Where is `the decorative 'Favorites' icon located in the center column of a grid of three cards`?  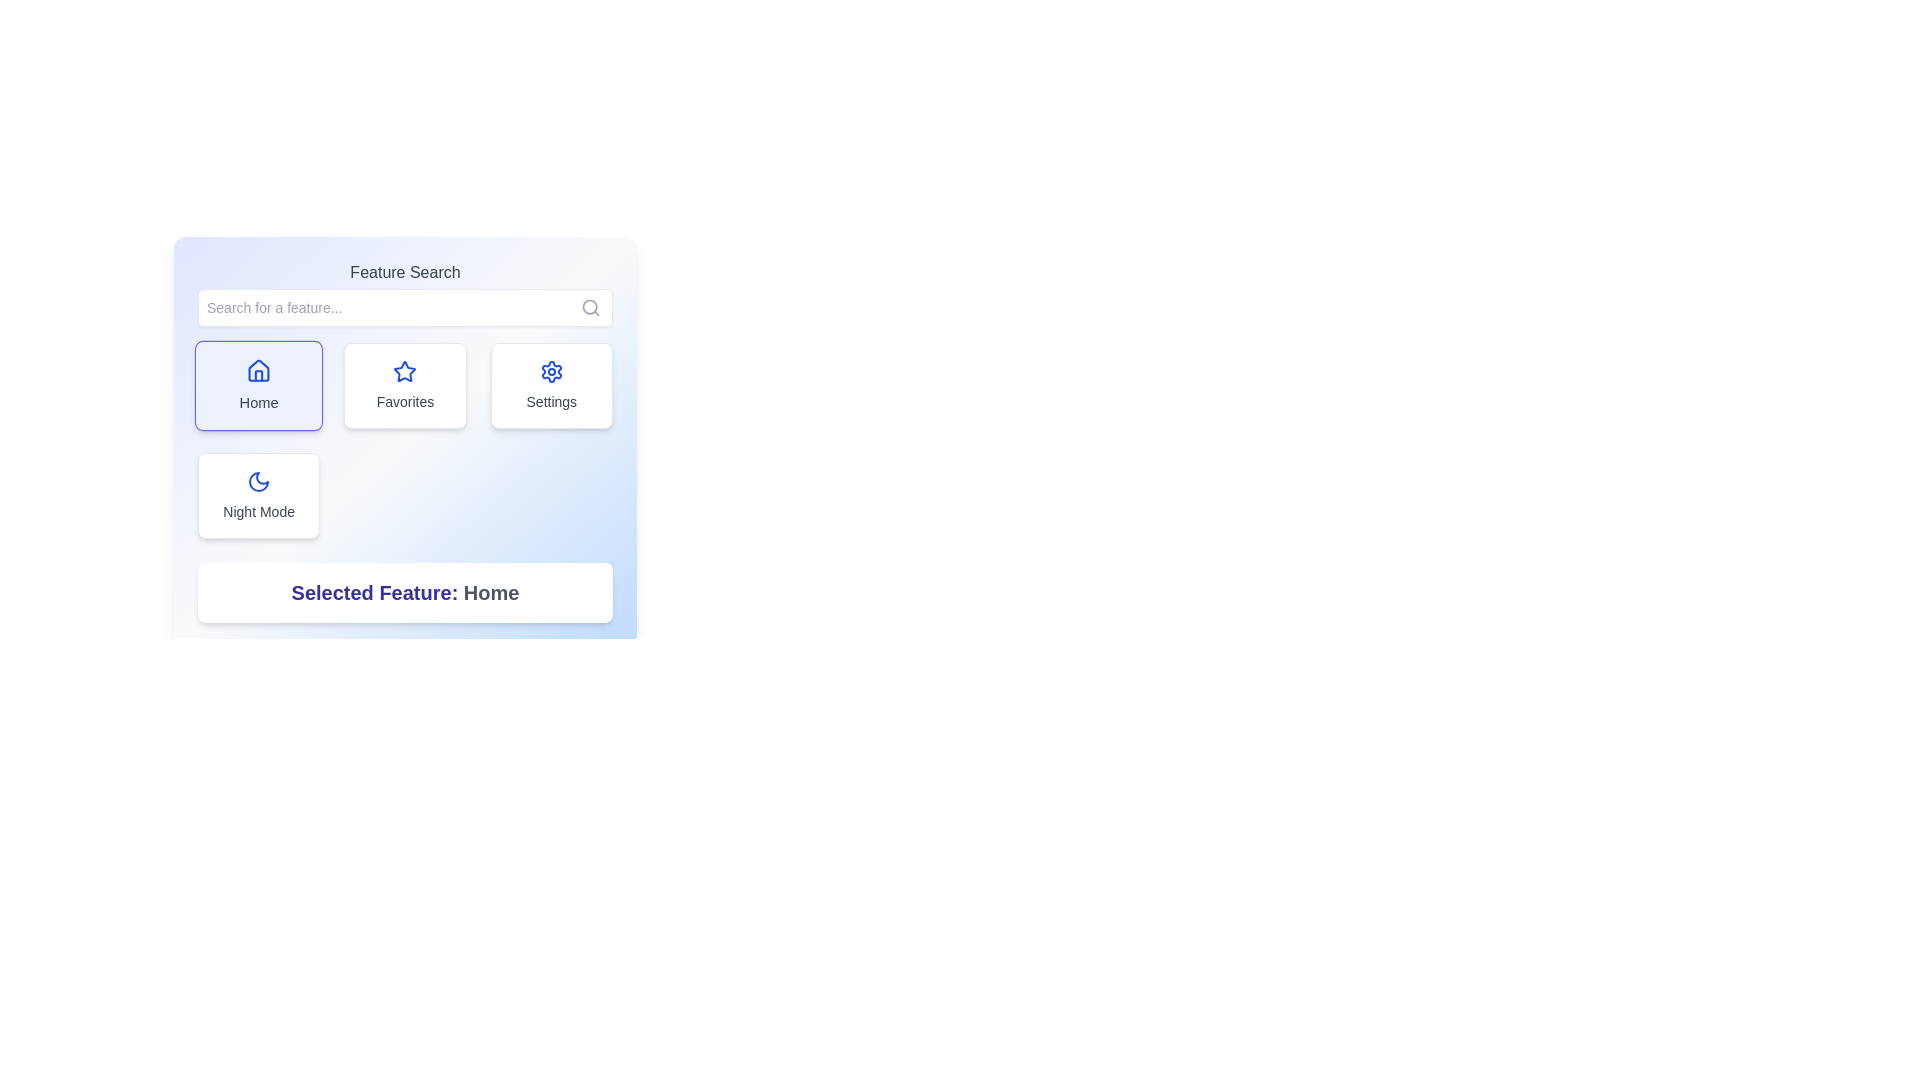
the decorative 'Favorites' icon located in the center column of a grid of three cards is located at coordinates (404, 371).